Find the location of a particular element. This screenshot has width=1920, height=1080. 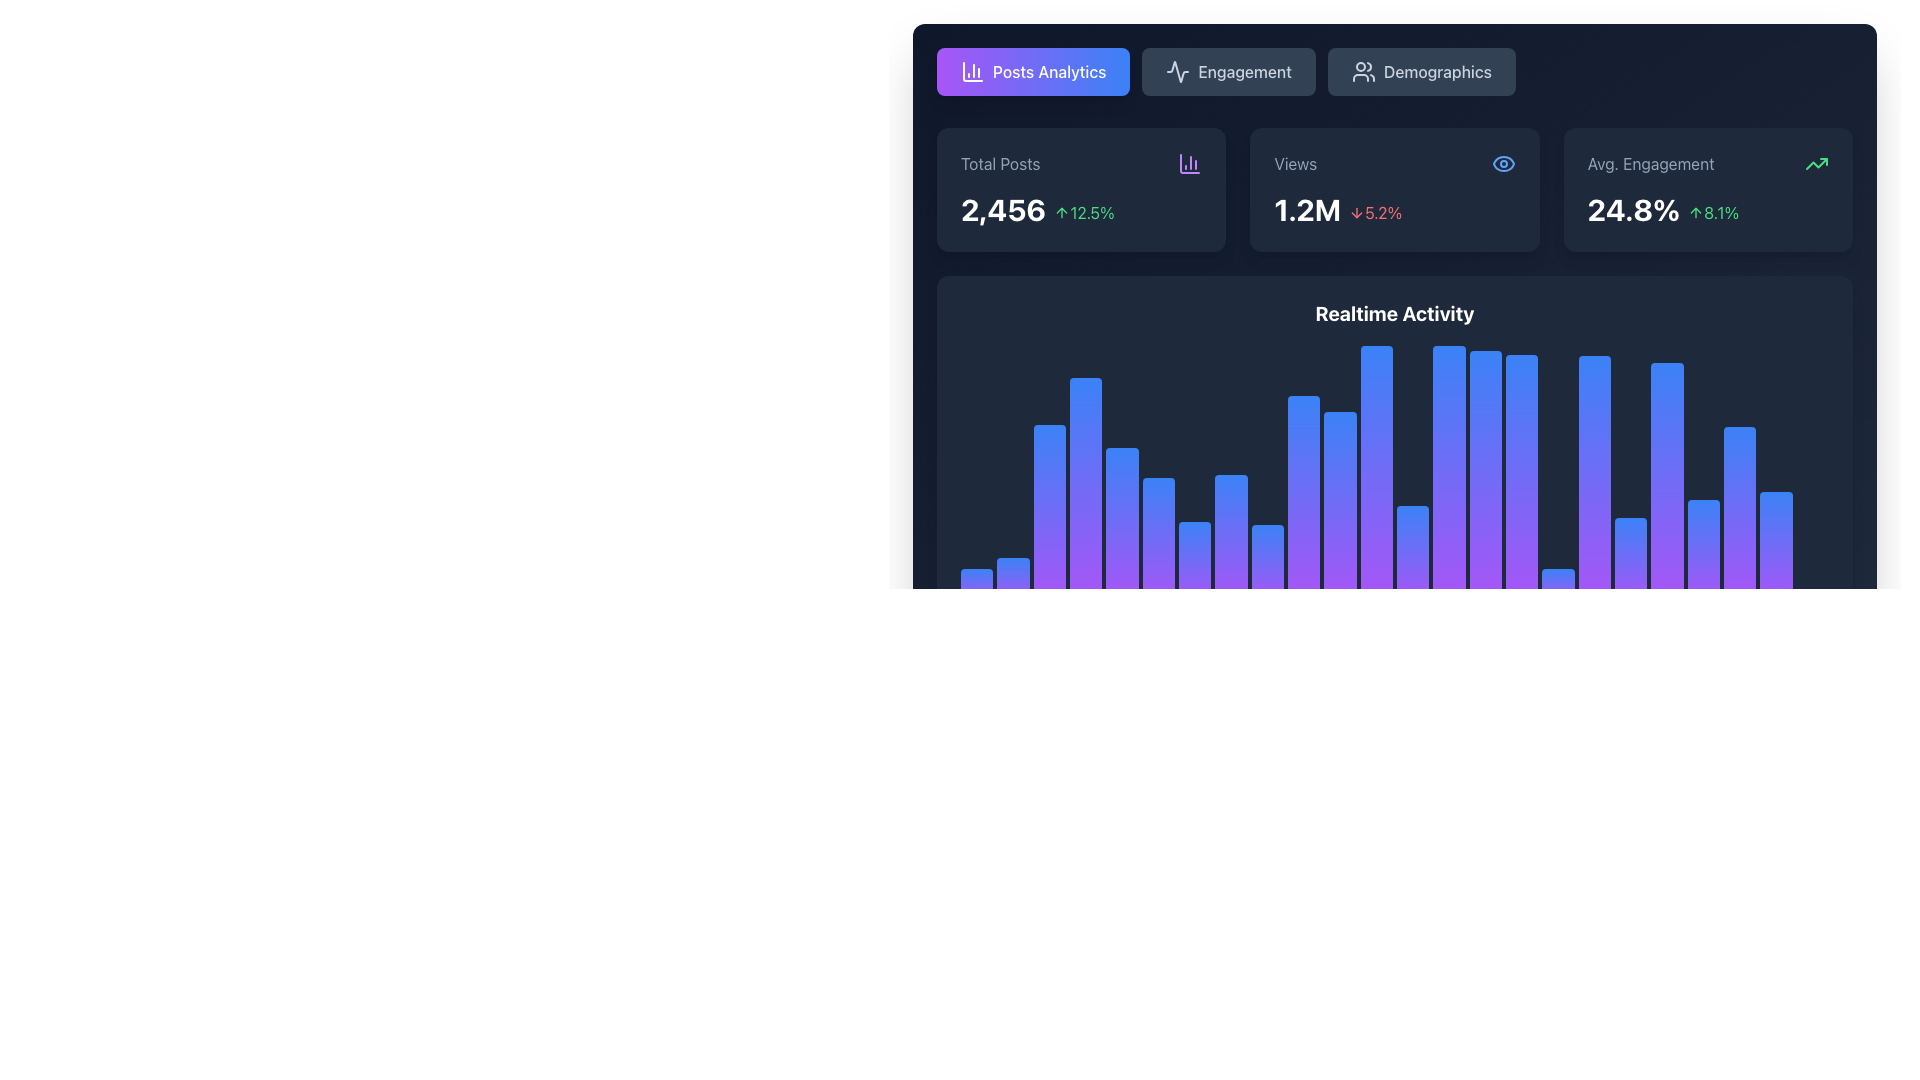

the 'Demographics' button is located at coordinates (1394, 71).